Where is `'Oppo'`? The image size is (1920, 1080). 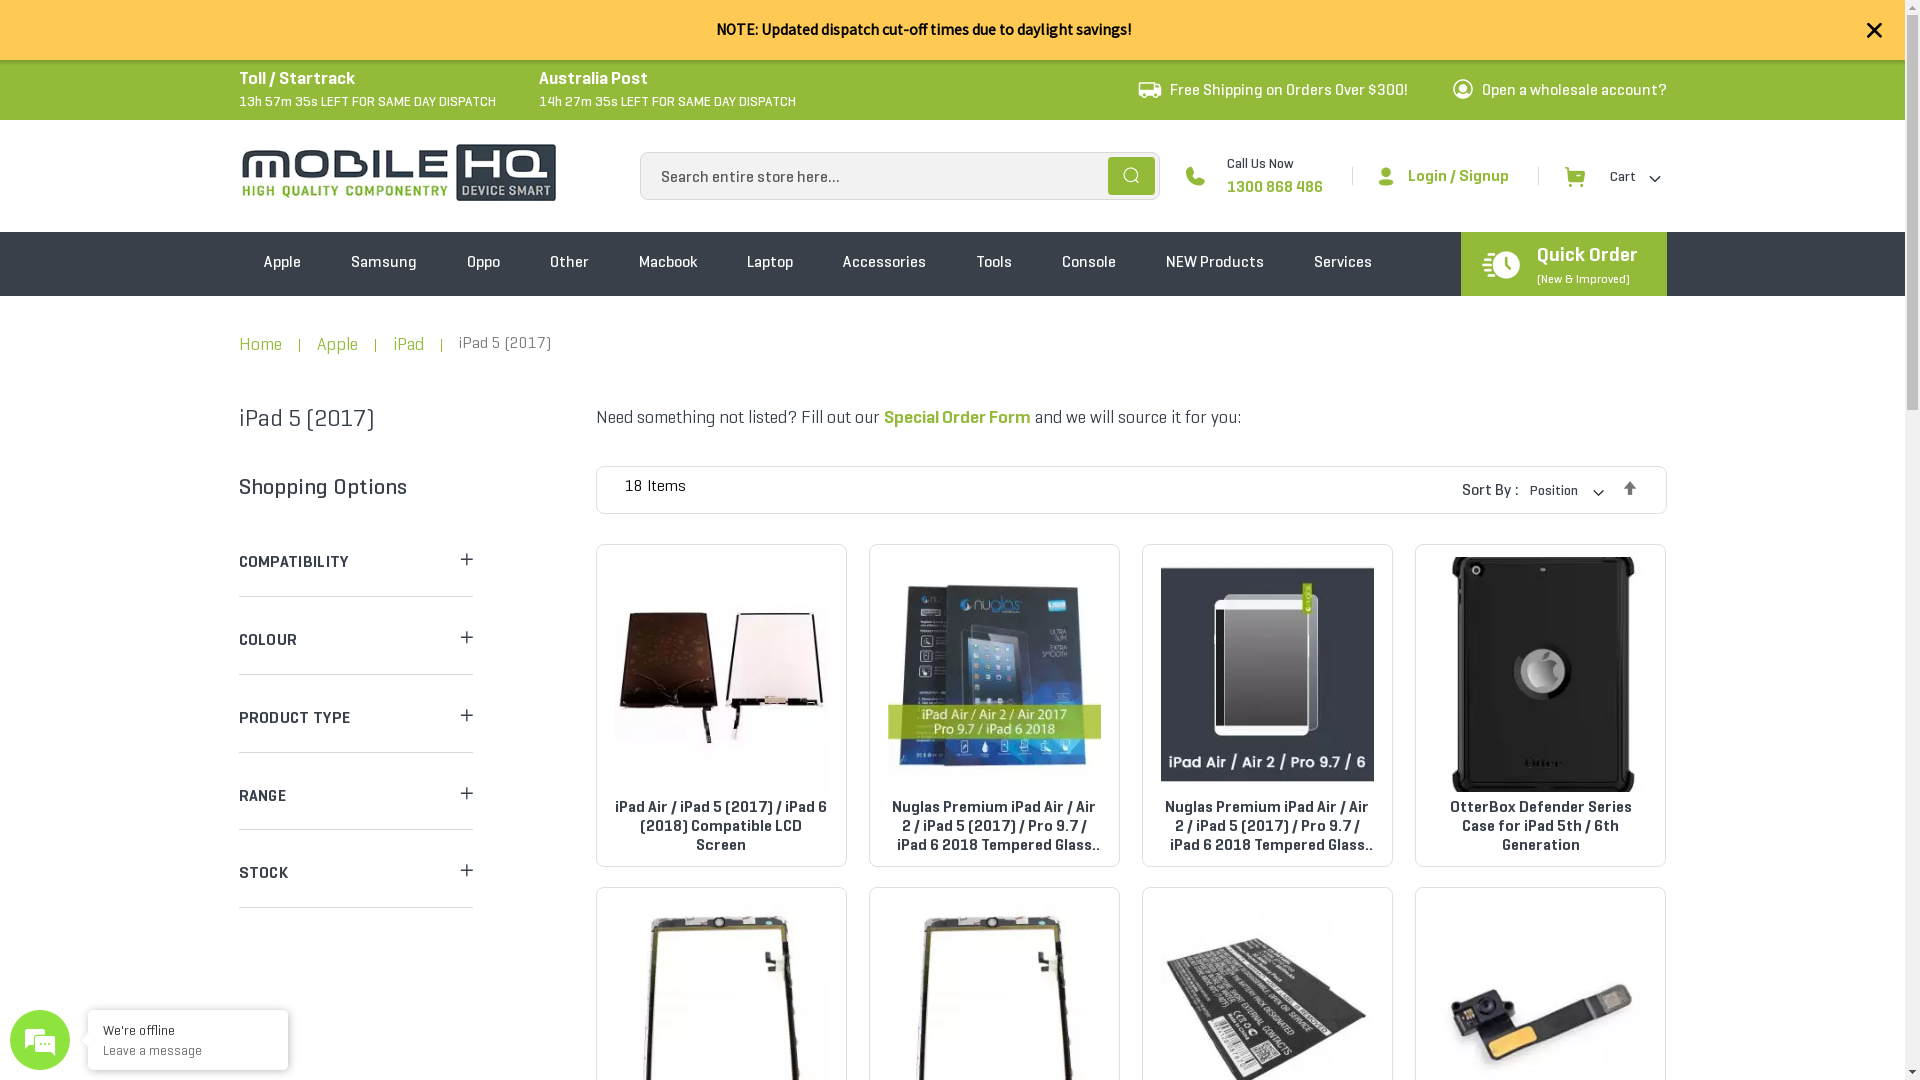
'Oppo' is located at coordinates (483, 202).